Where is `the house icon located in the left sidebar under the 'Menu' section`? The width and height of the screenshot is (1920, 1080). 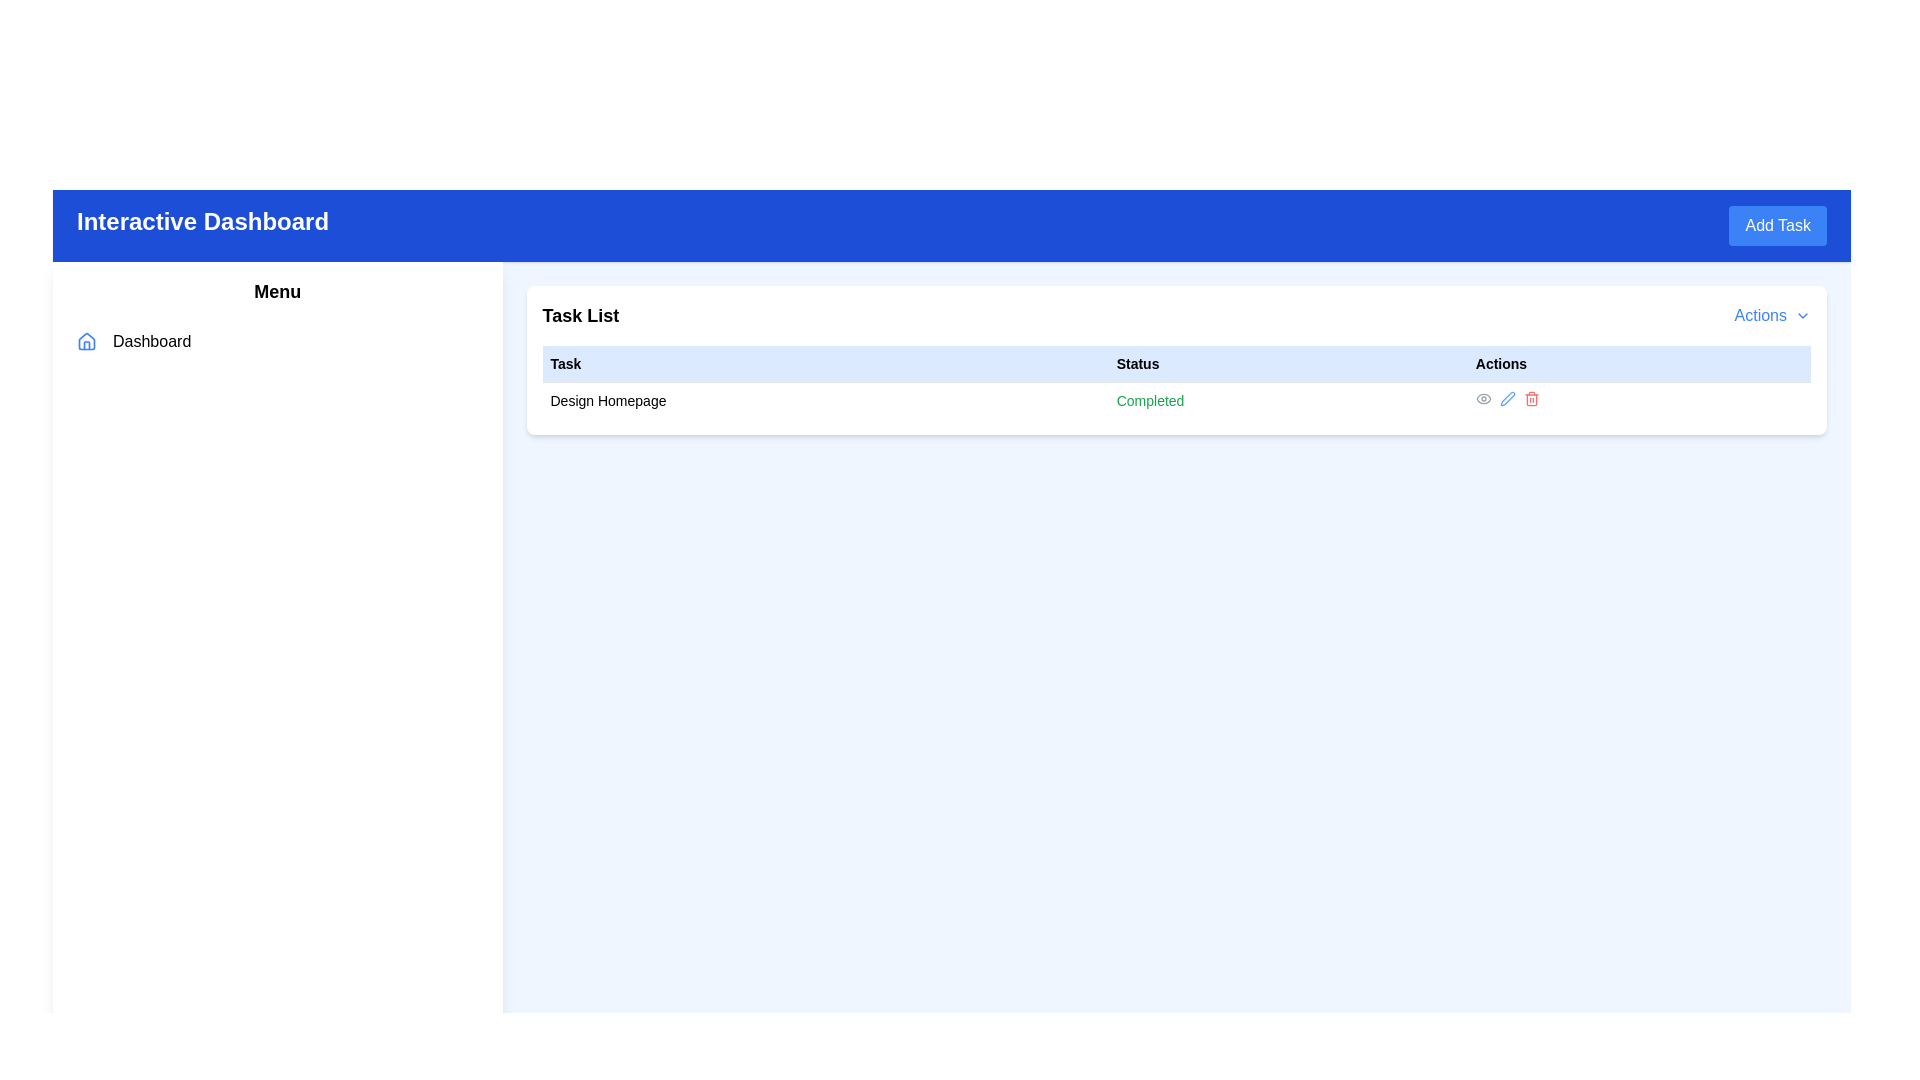 the house icon located in the left sidebar under the 'Menu' section is located at coordinates (85, 339).